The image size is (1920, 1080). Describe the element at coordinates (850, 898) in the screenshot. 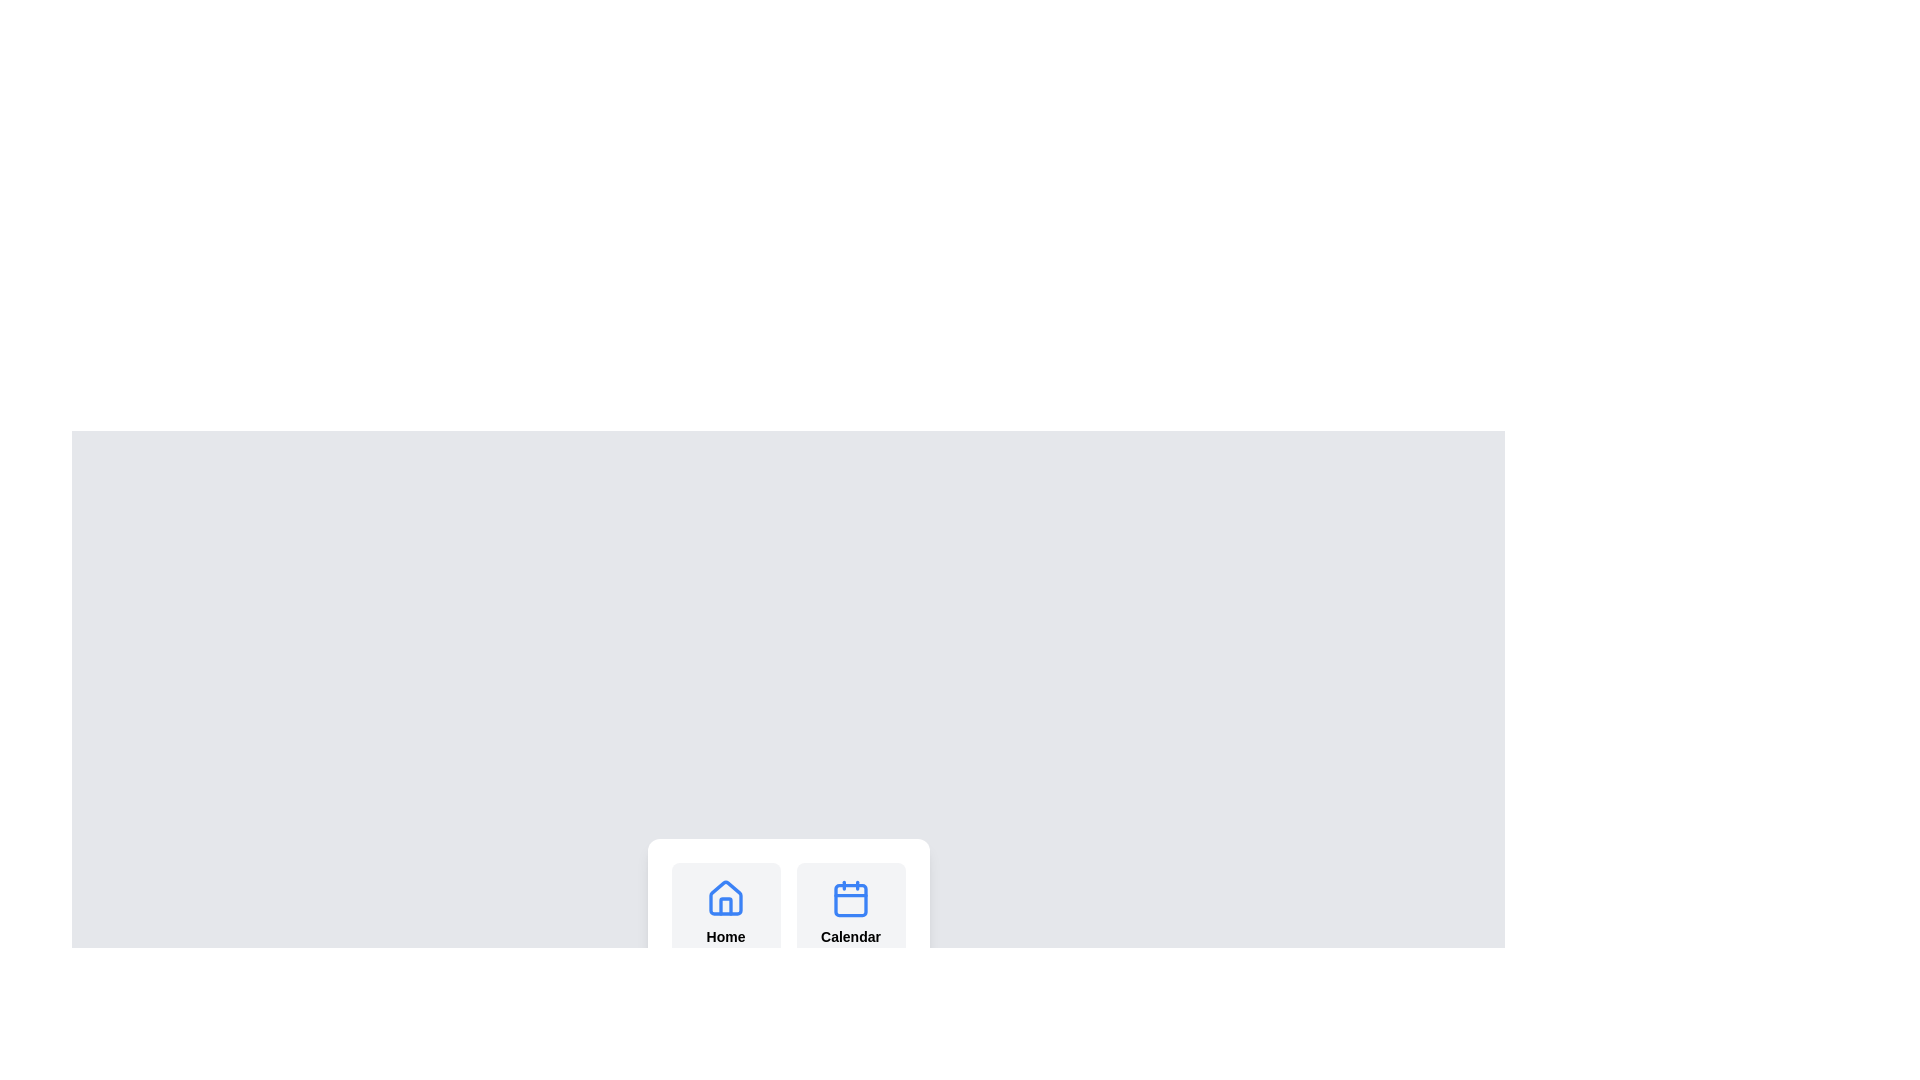

I see `the background rectangle of the calendar icon, which is centrally located within the calendar icon on the bottom navigation bar` at that location.